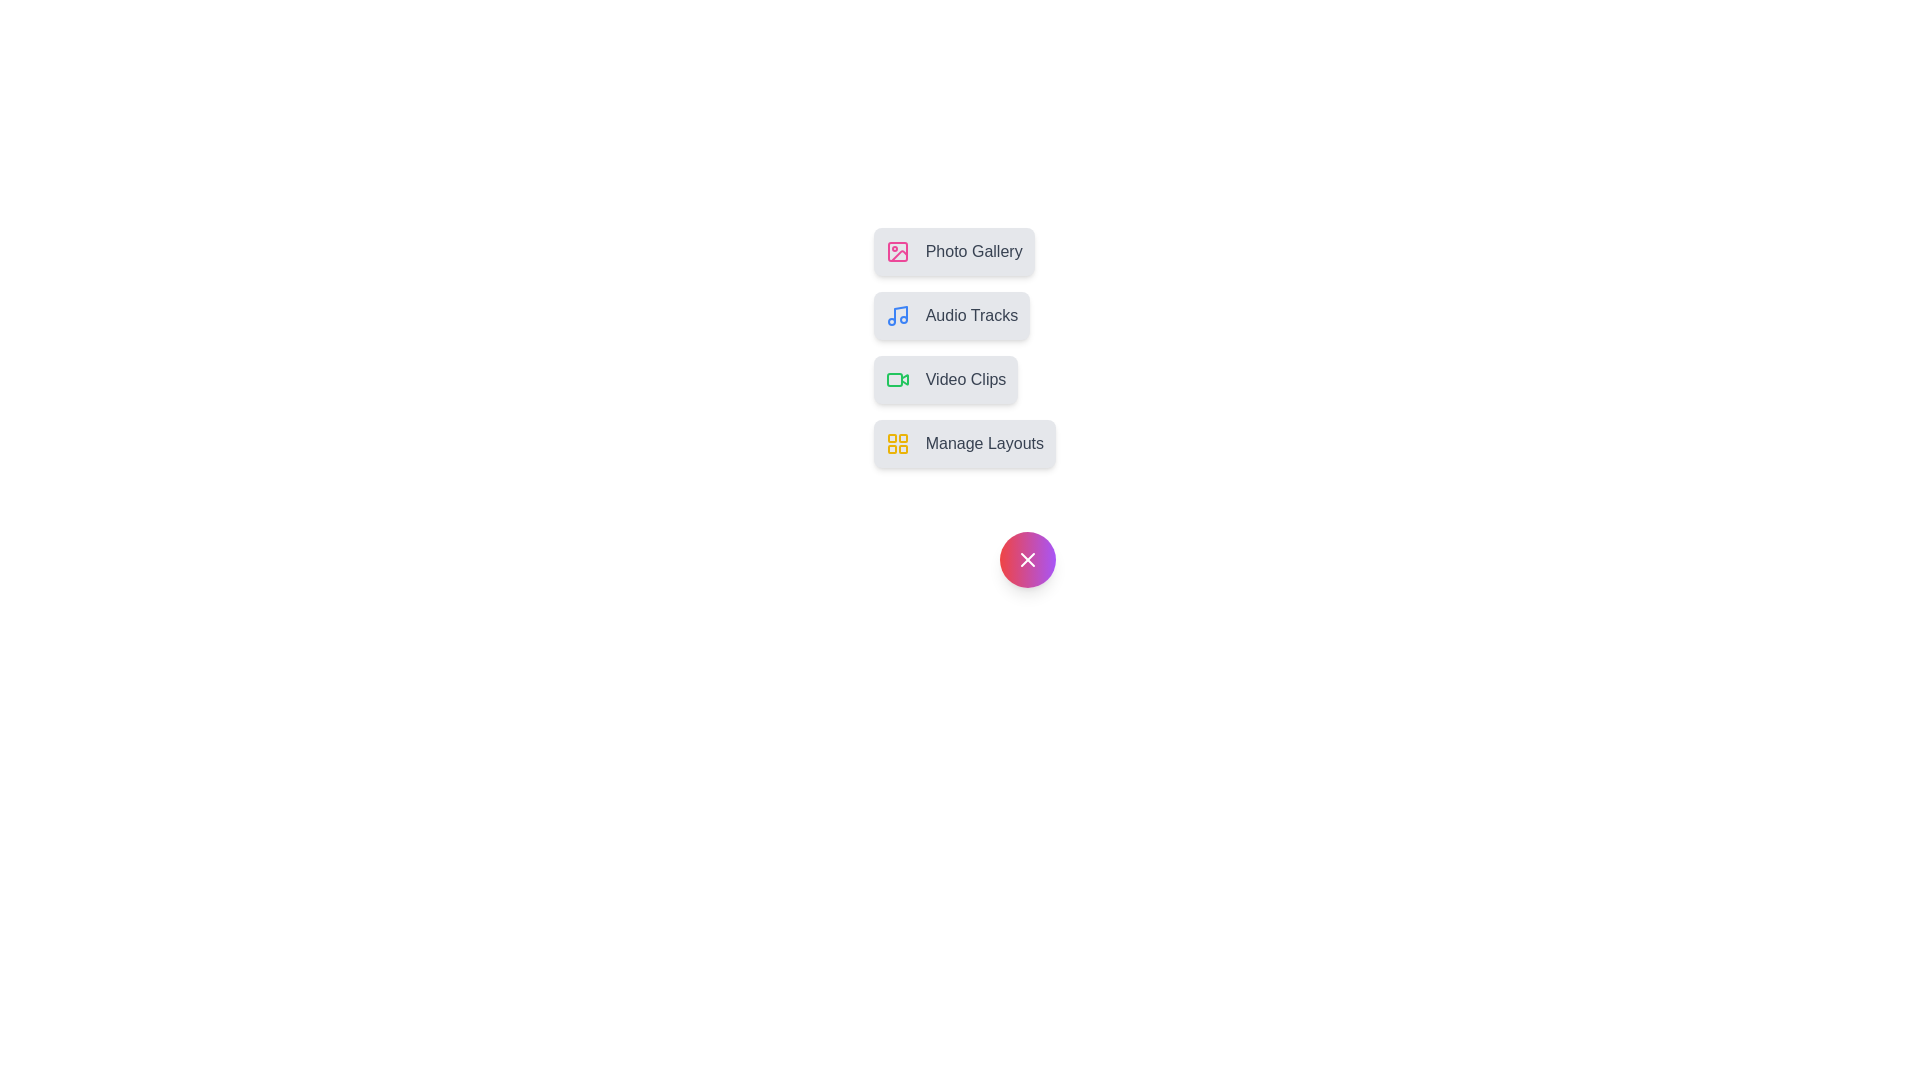 The image size is (1920, 1080). Describe the element at coordinates (965, 380) in the screenshot. I see `the text label displaying 'Video Clips'` at that location.